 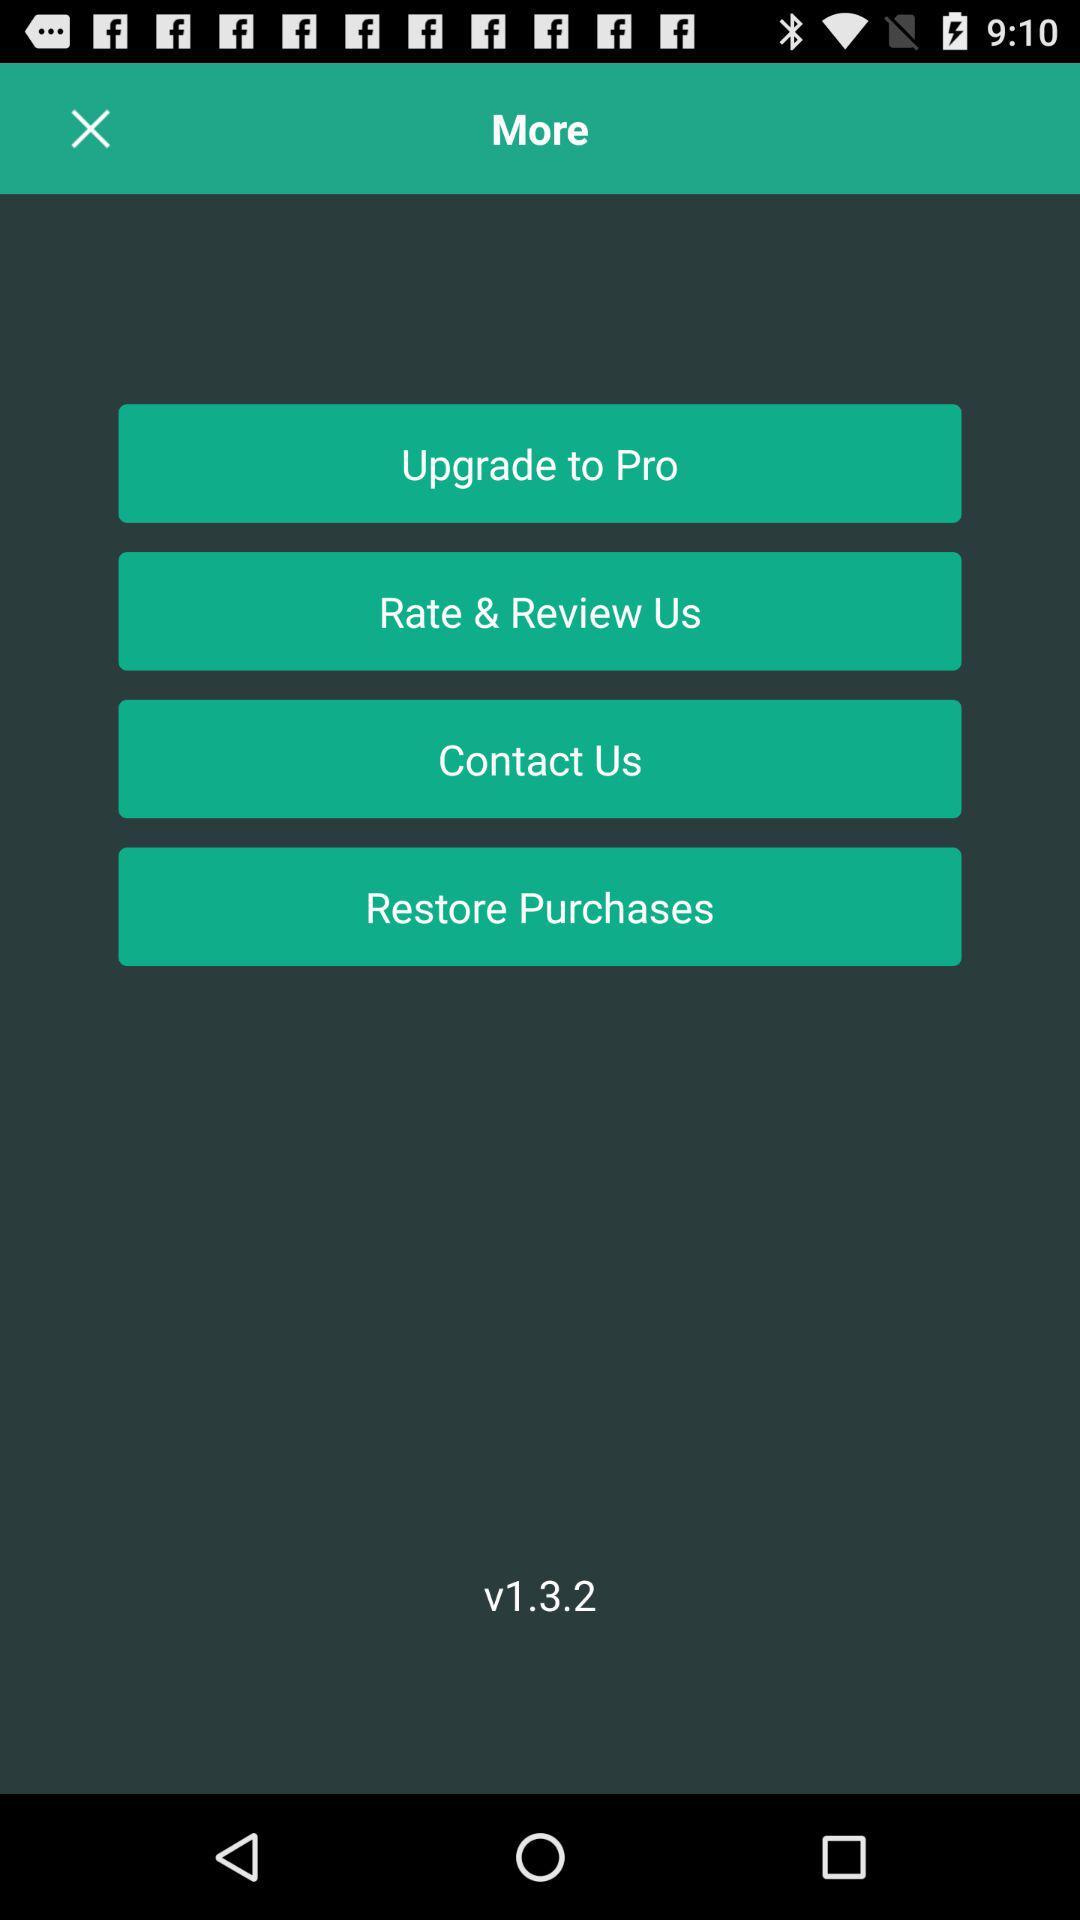 I want to click on the icon above upgrade to pro item, so click(x=91, y=127).